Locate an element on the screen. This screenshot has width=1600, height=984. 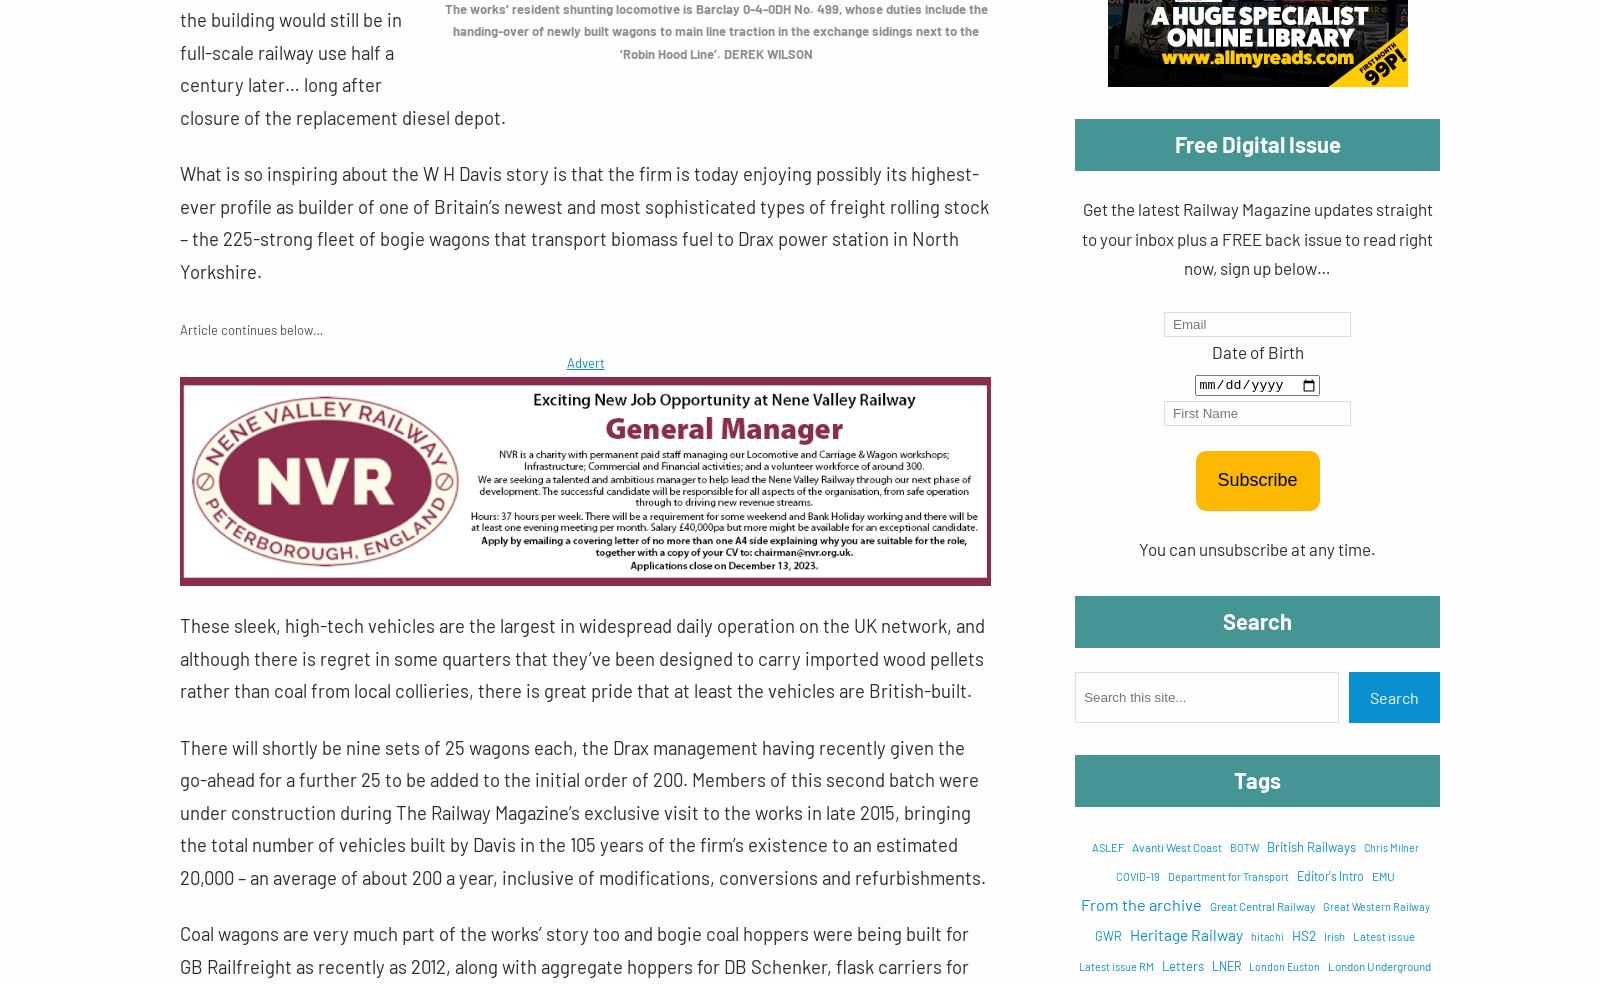
'Letters' is located at coordinates (1183, 965).